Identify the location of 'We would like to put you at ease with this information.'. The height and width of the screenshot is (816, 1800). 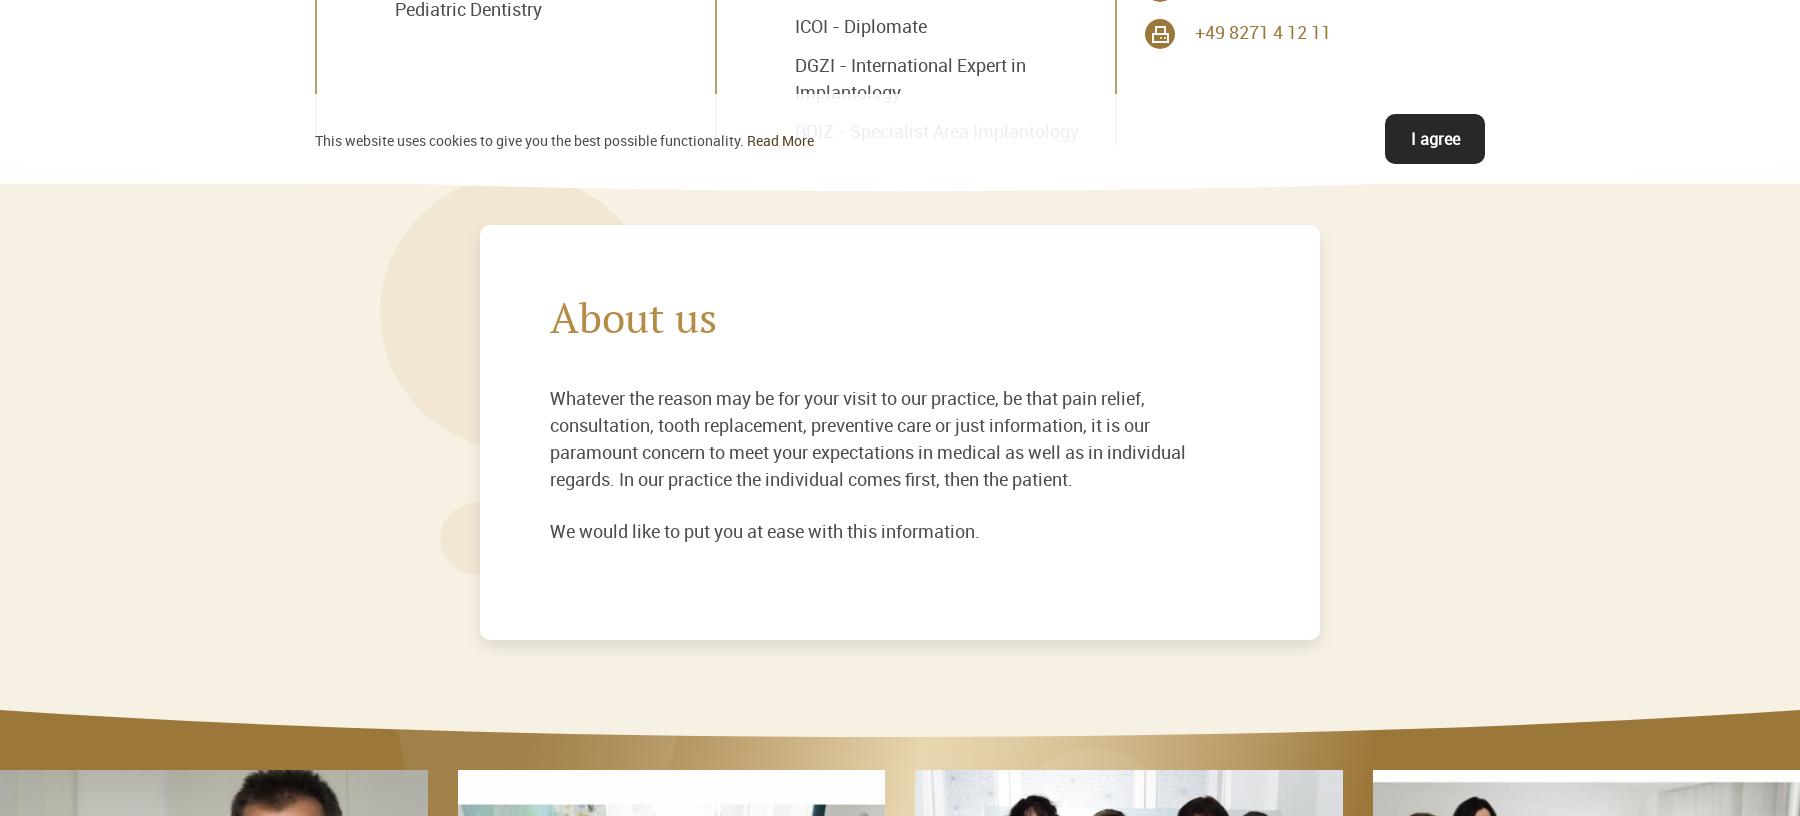
(549, 529).